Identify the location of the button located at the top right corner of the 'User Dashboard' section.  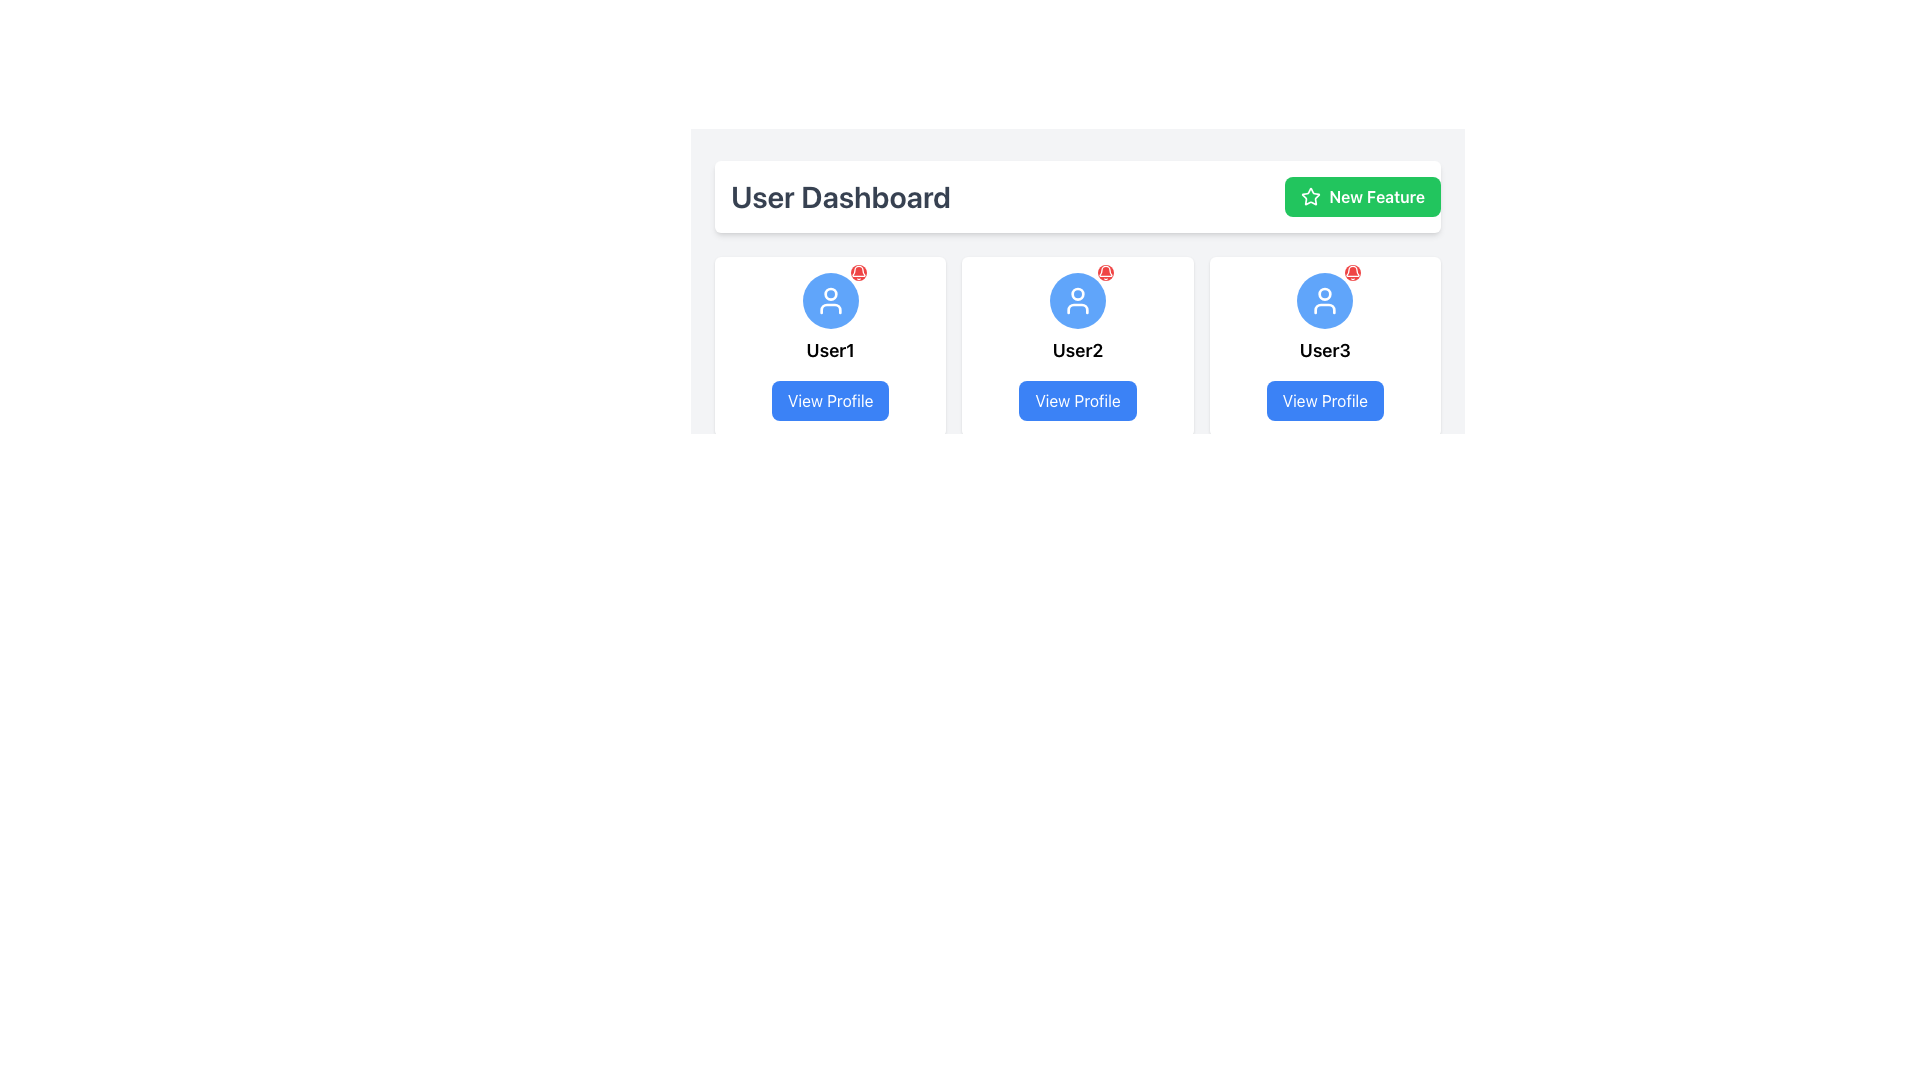
(1362, 196).